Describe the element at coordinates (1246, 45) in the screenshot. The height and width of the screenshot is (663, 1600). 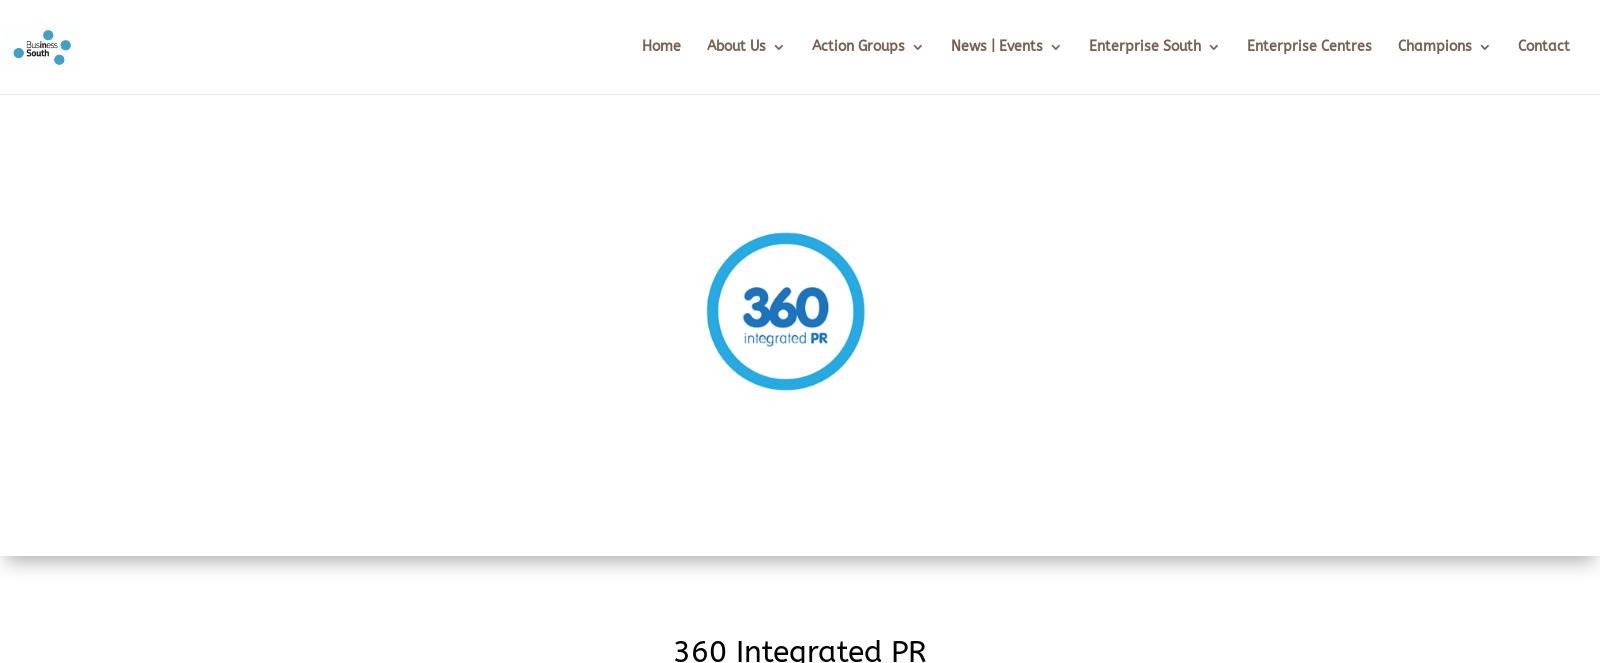
I see `'Enterprise Centres'` at that location.